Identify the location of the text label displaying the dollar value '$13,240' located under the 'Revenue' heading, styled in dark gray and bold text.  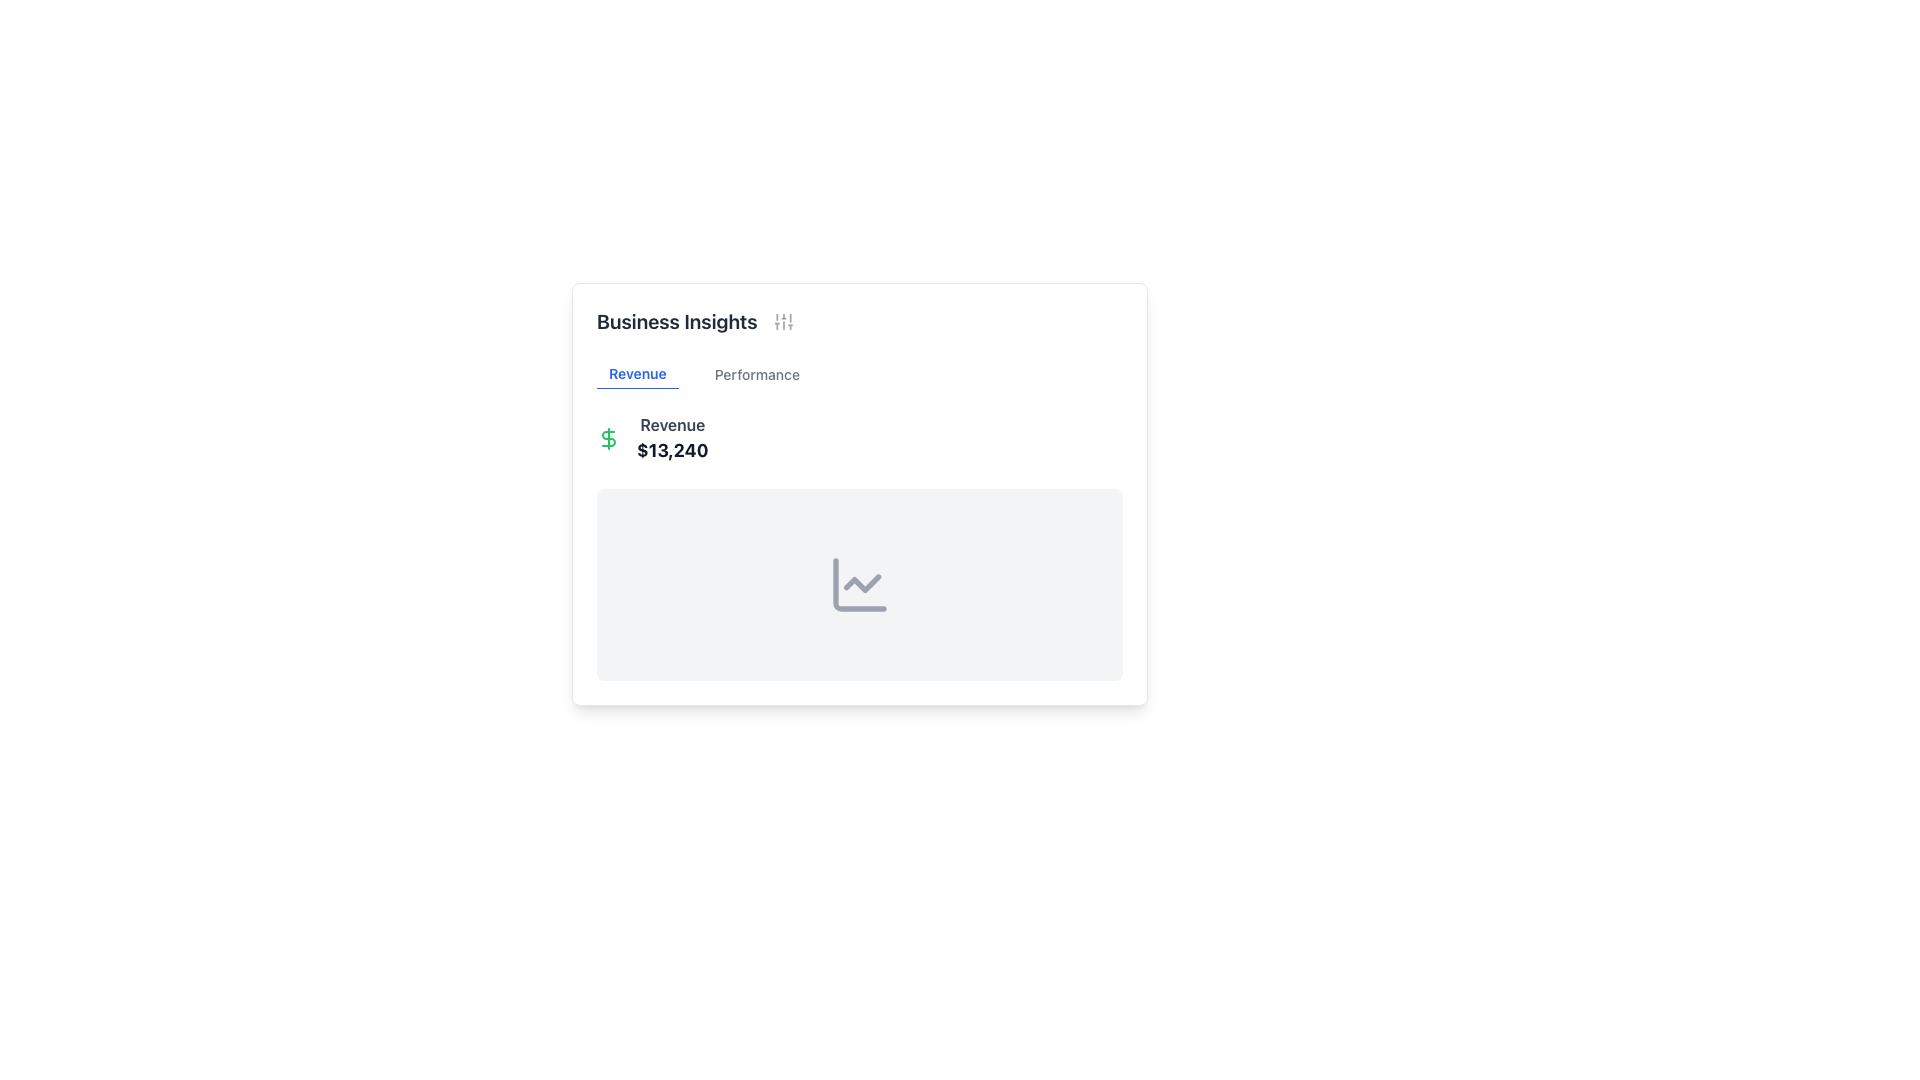
(672, 451).